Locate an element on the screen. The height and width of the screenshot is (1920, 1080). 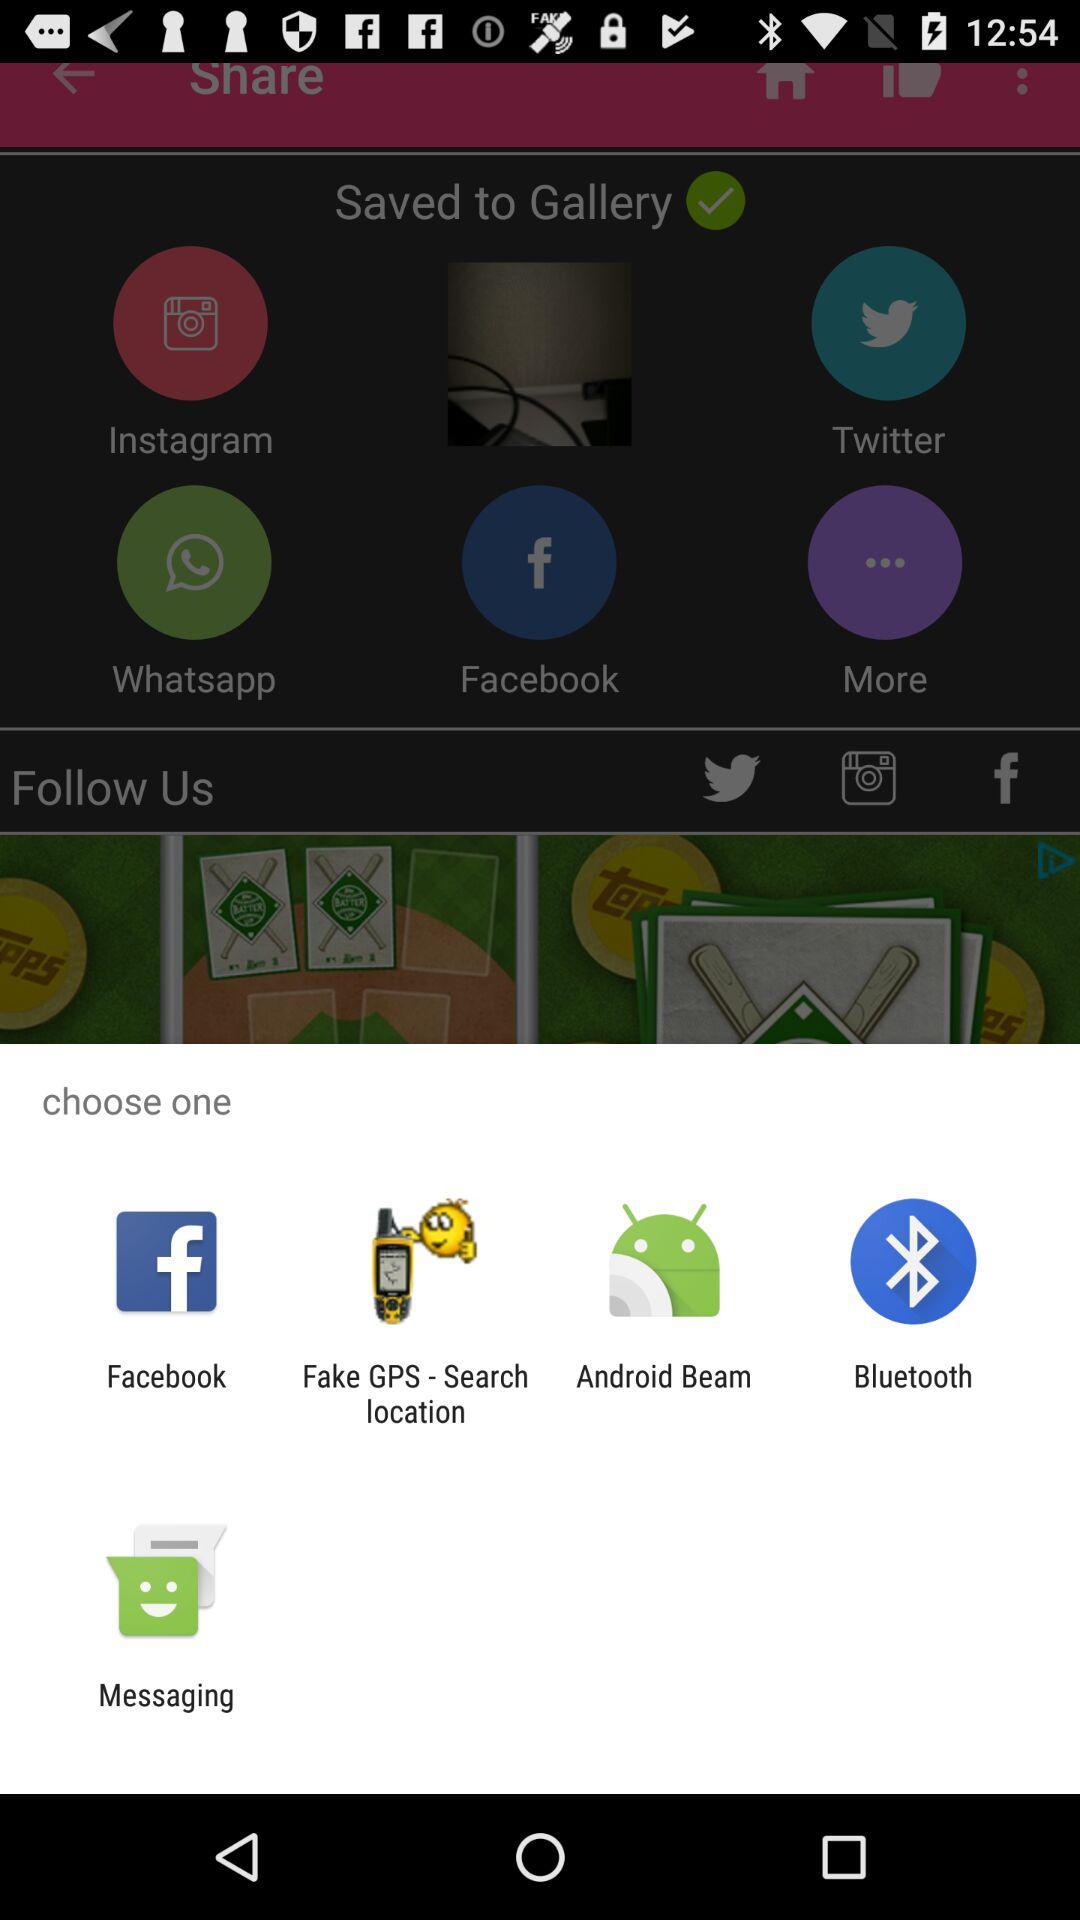
the icon to the left of bluetooth app is located at coordinates (664, 1392).